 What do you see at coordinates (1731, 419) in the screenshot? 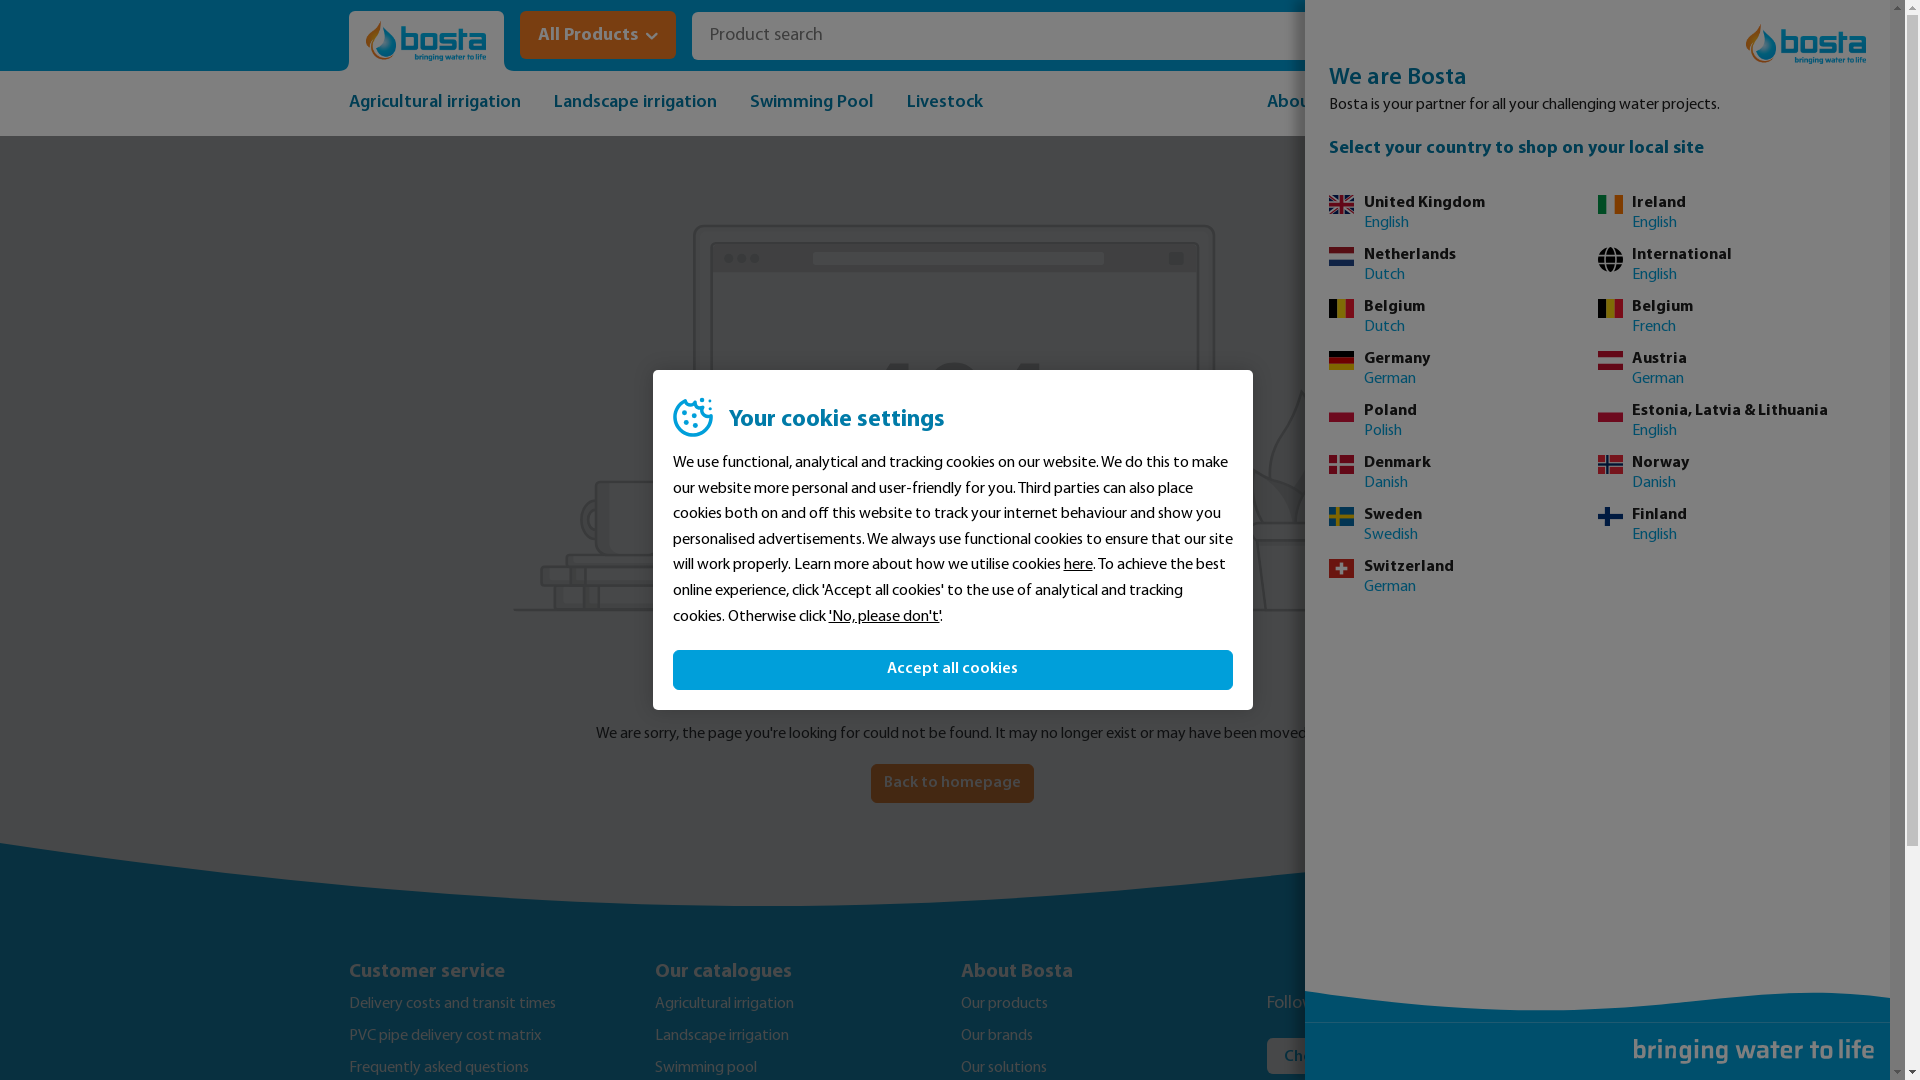
I see `'Estonia, Latvia & Lithuania` at bounding box center [1731, 419].